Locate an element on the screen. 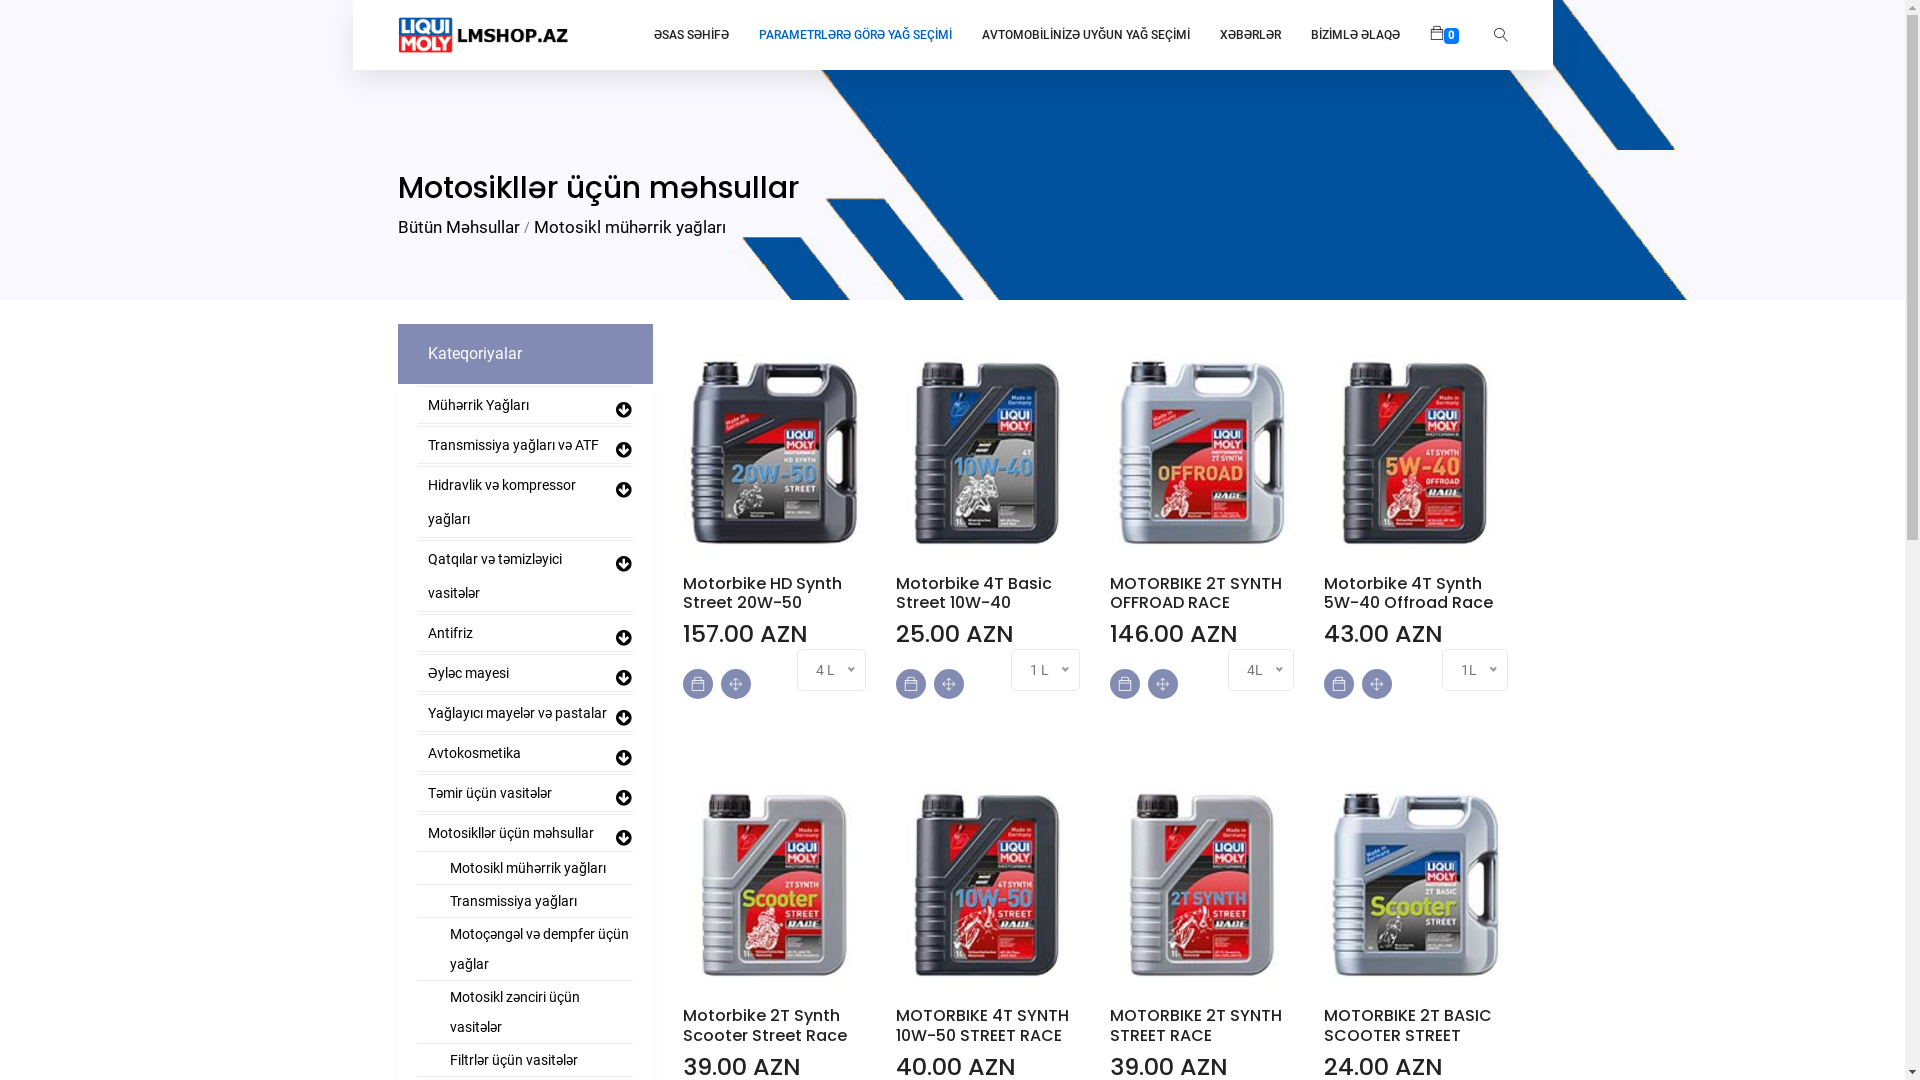 Image resolution: width=1920 pixels, height=1080 pixels. 'Antifriz' is located at coordinates (525, 633).